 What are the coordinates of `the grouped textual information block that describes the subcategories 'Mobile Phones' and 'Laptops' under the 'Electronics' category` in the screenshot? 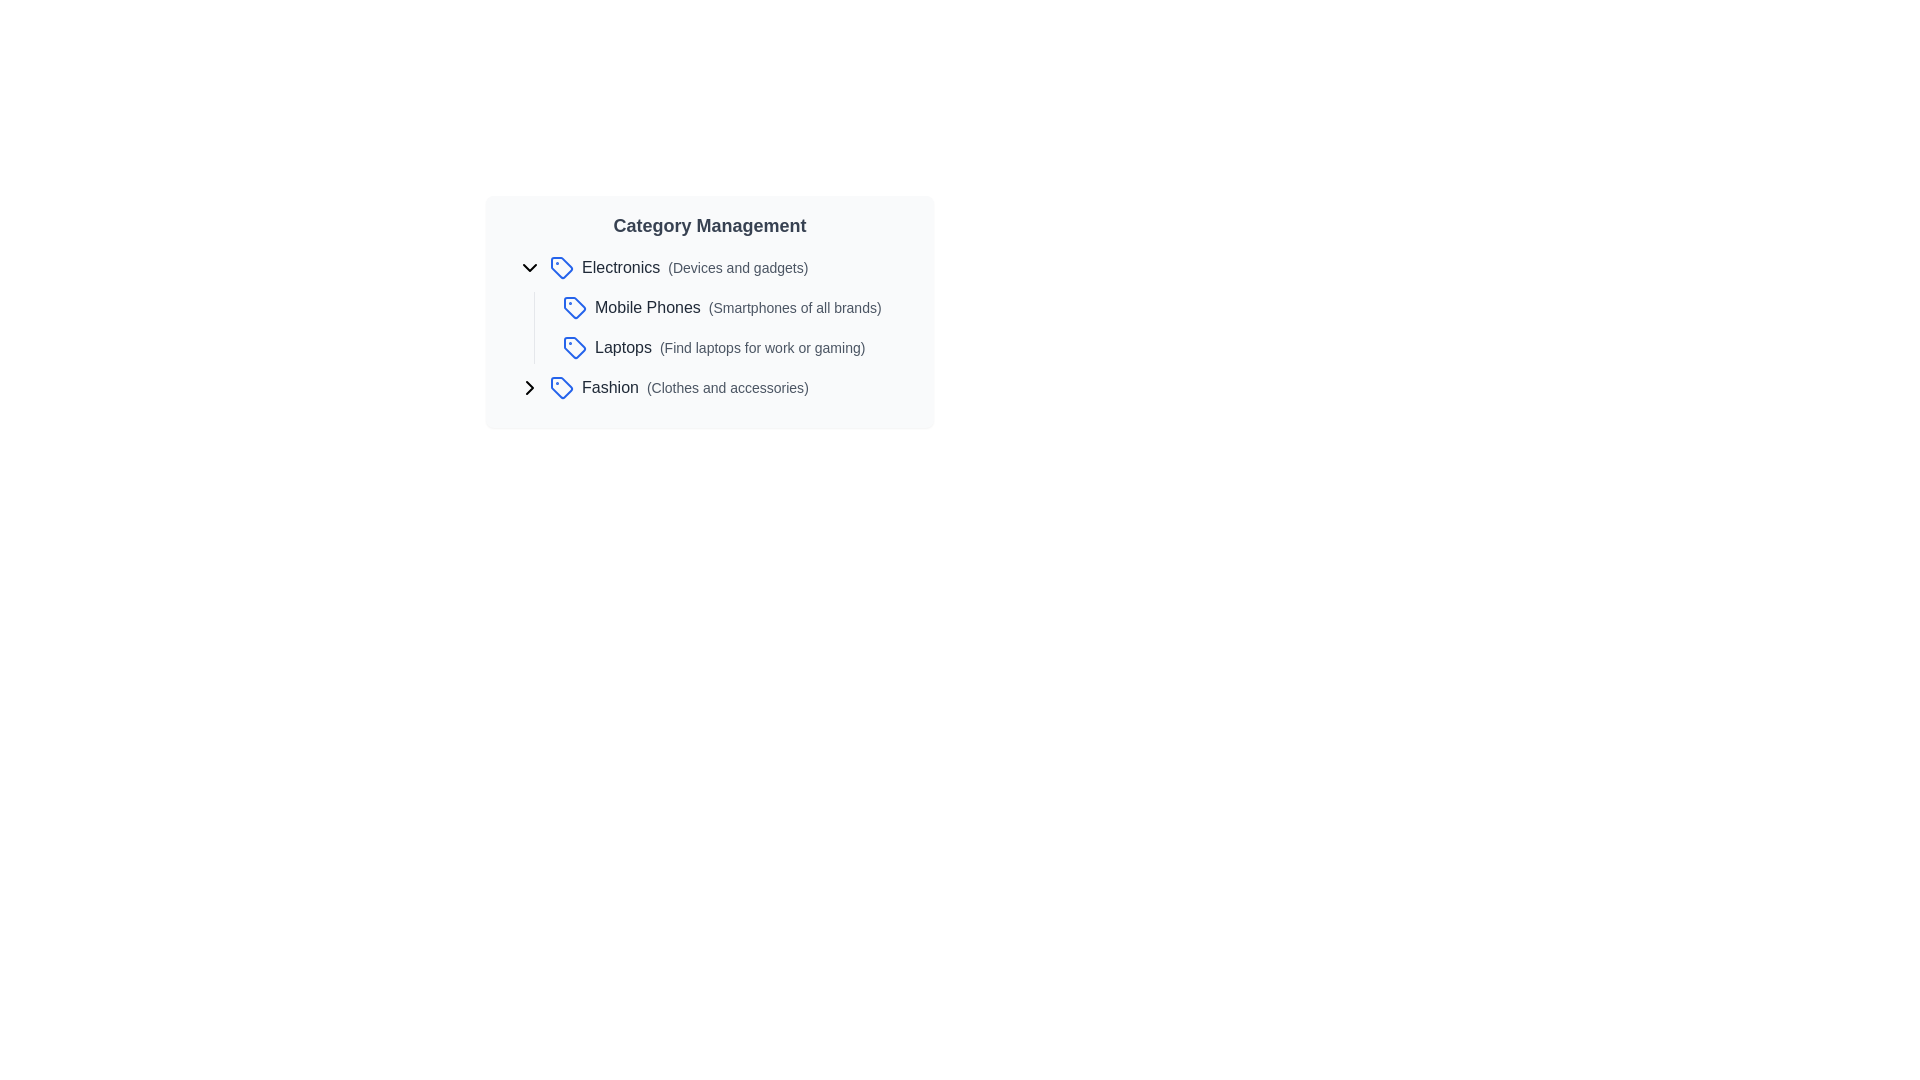 It's located at (739, 326).